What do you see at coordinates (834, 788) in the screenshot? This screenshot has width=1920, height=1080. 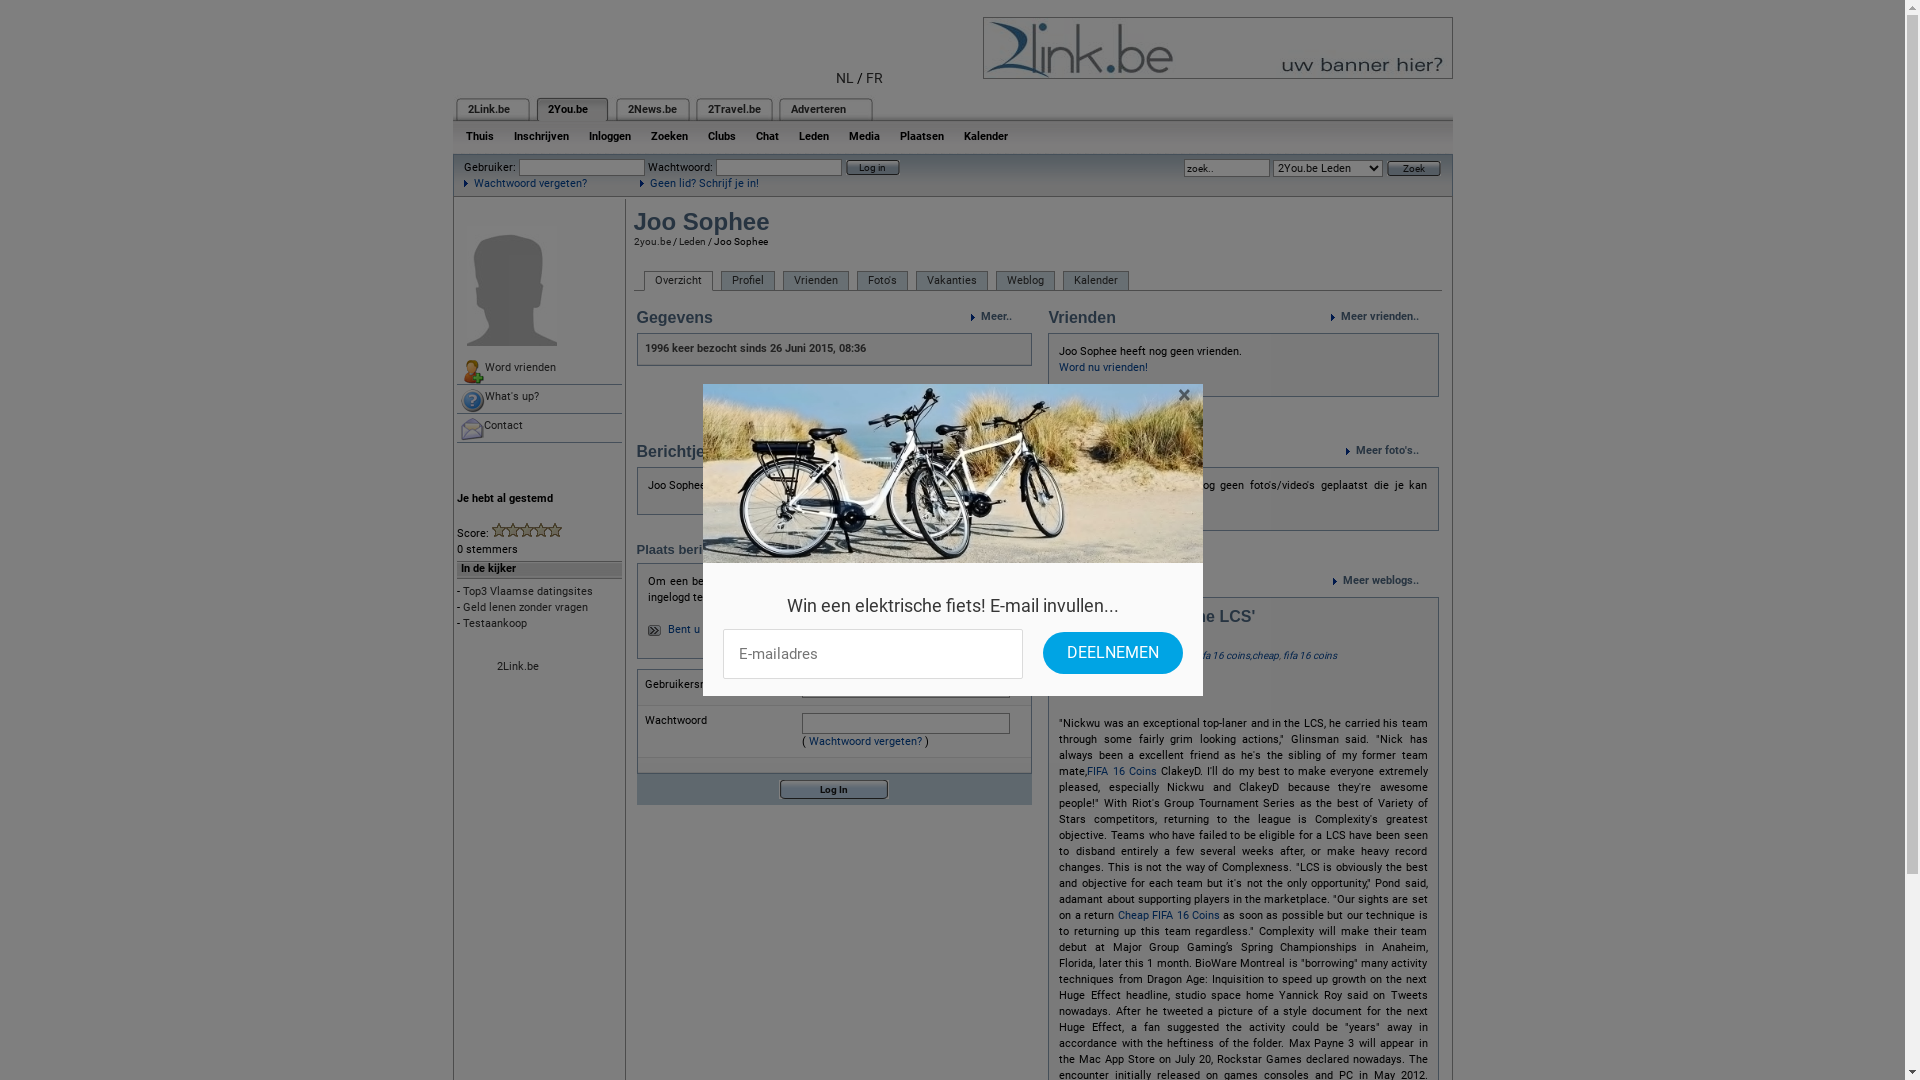 I see `'Log In'` at bounding box center [834, 788].